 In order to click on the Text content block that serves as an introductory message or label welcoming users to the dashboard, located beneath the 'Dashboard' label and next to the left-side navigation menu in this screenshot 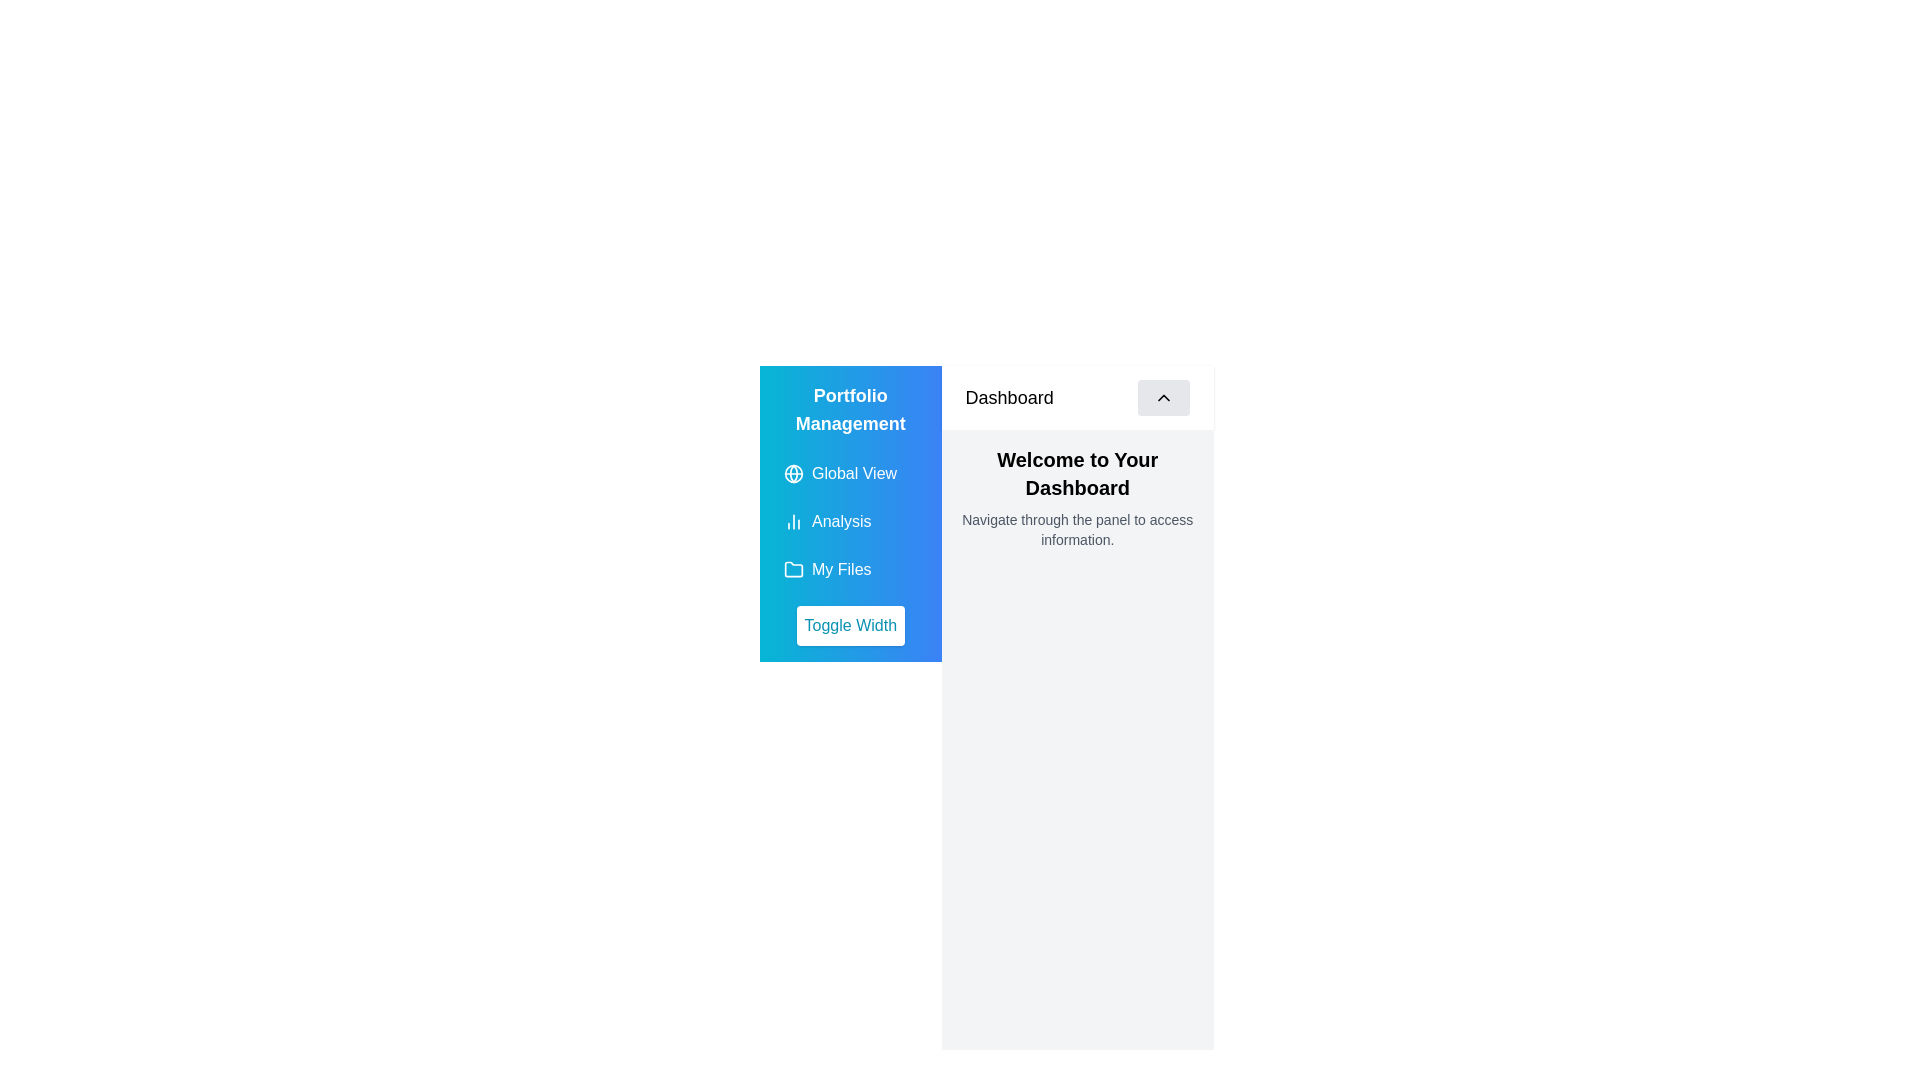, I will do `click(1076, 496)`.